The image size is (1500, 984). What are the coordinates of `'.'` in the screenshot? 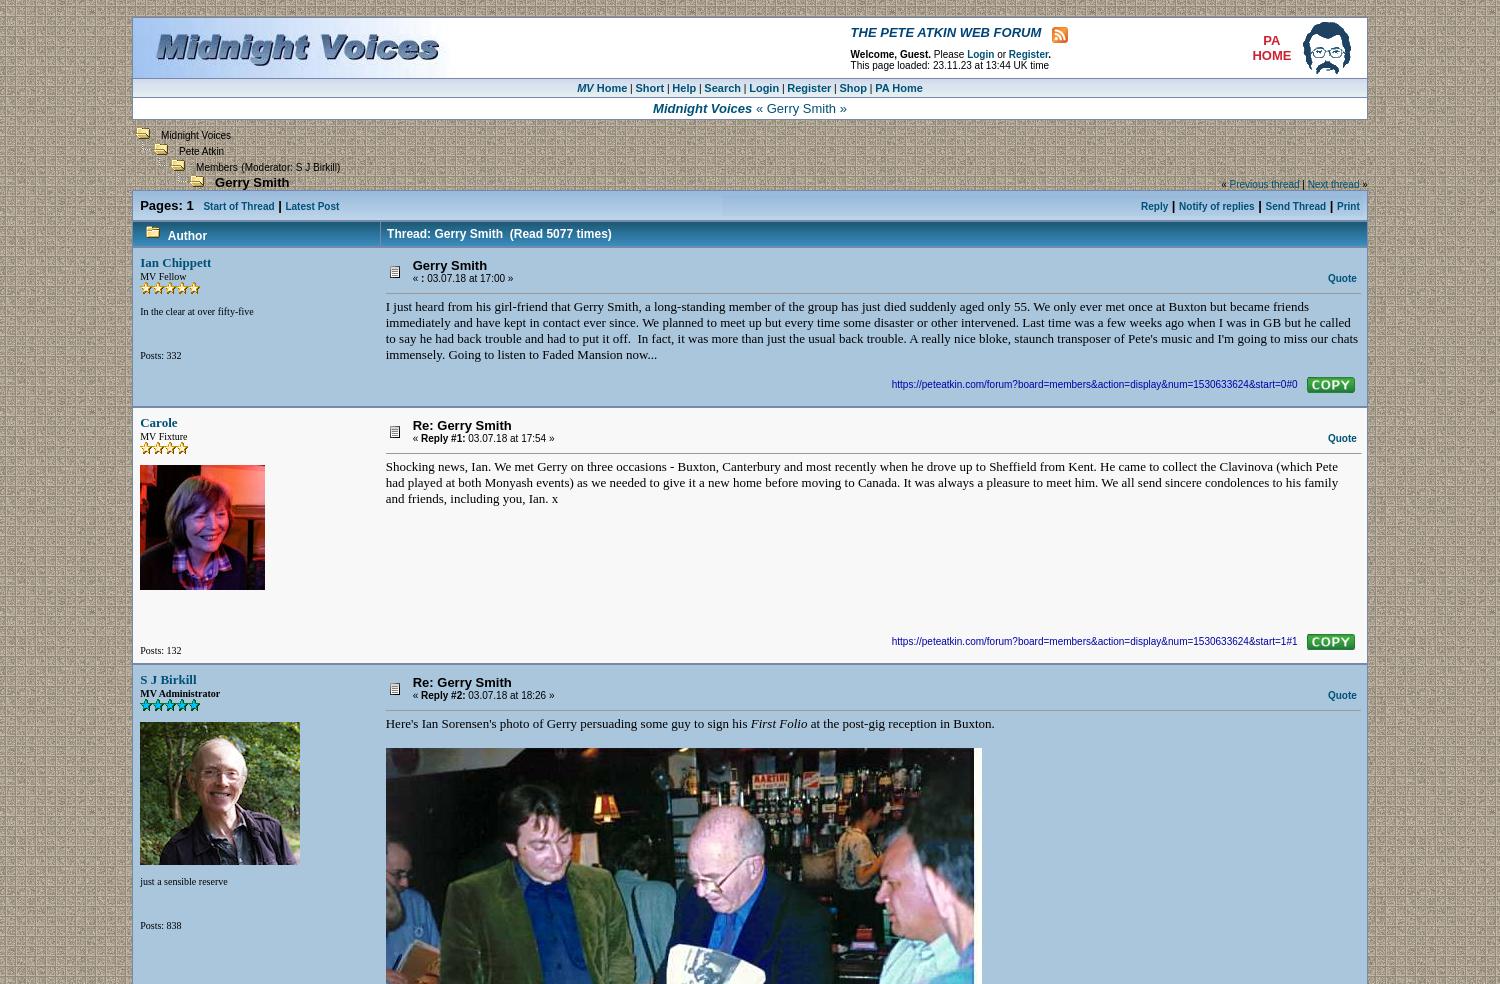 It's located at (1049, 52).